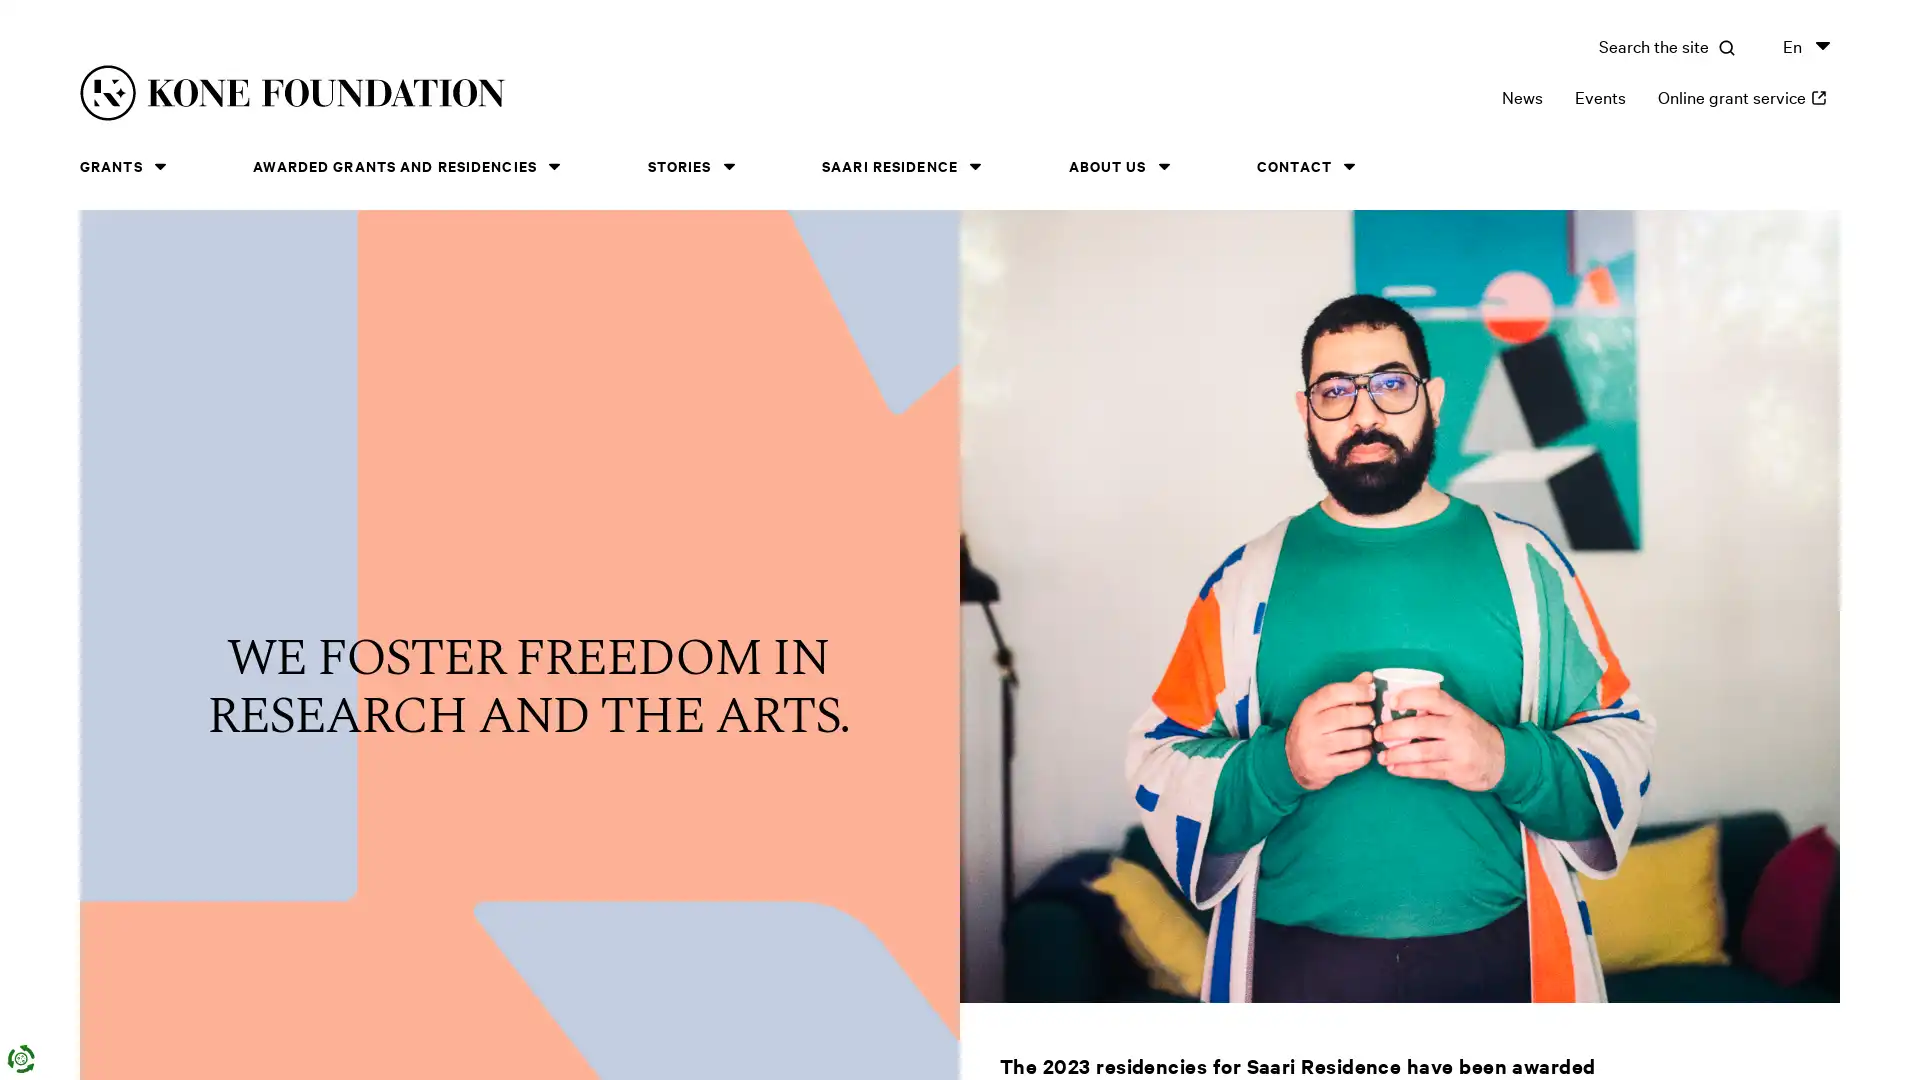 The image size is (1920, 1080). Describe the element at coordinates (158, 165) in the screenshot. I see `Grants osion alavalikko` at that location.